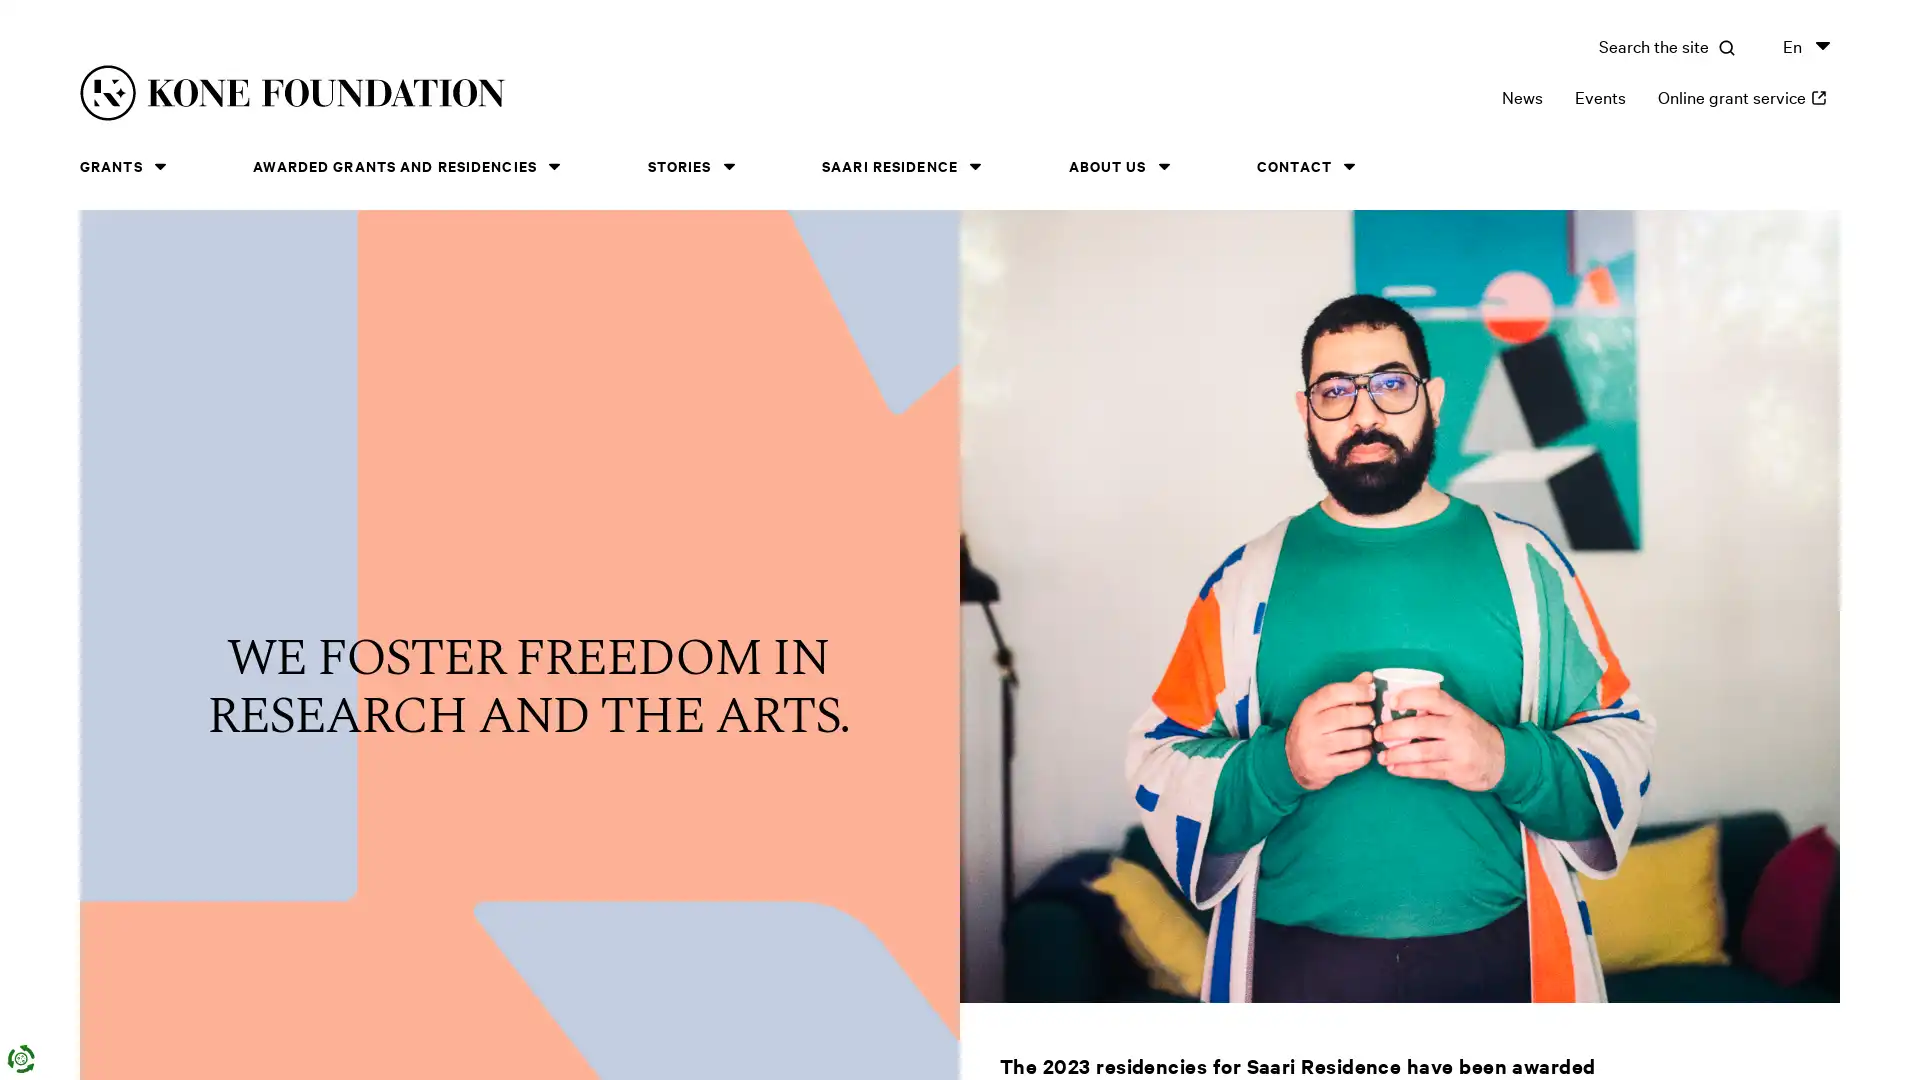 The image size is (1920, 1080). Describe the element at coordinates (158, 165) in the screenshot. I see `Grants osion alavalikko` at that location.